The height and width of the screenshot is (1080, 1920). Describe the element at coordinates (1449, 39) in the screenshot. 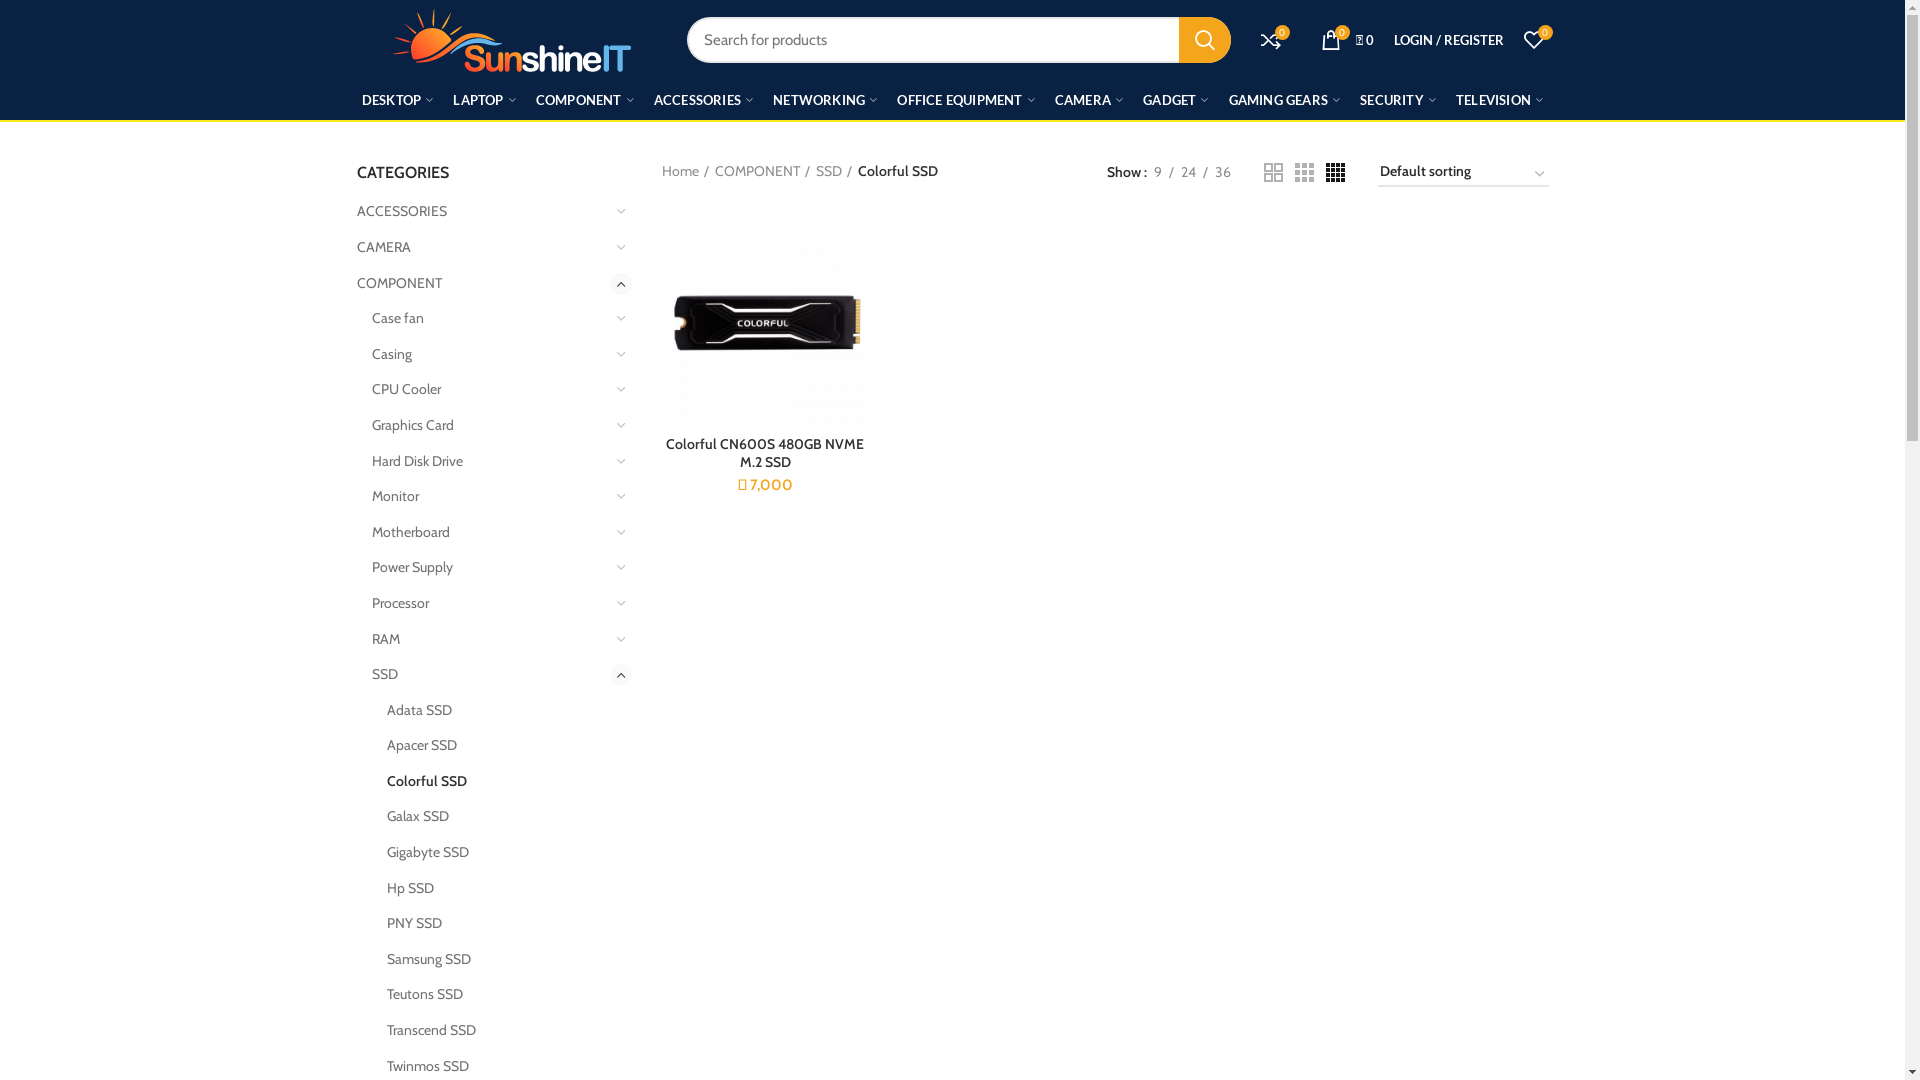

I see `'LOGIN / REGISTER'` at that location.